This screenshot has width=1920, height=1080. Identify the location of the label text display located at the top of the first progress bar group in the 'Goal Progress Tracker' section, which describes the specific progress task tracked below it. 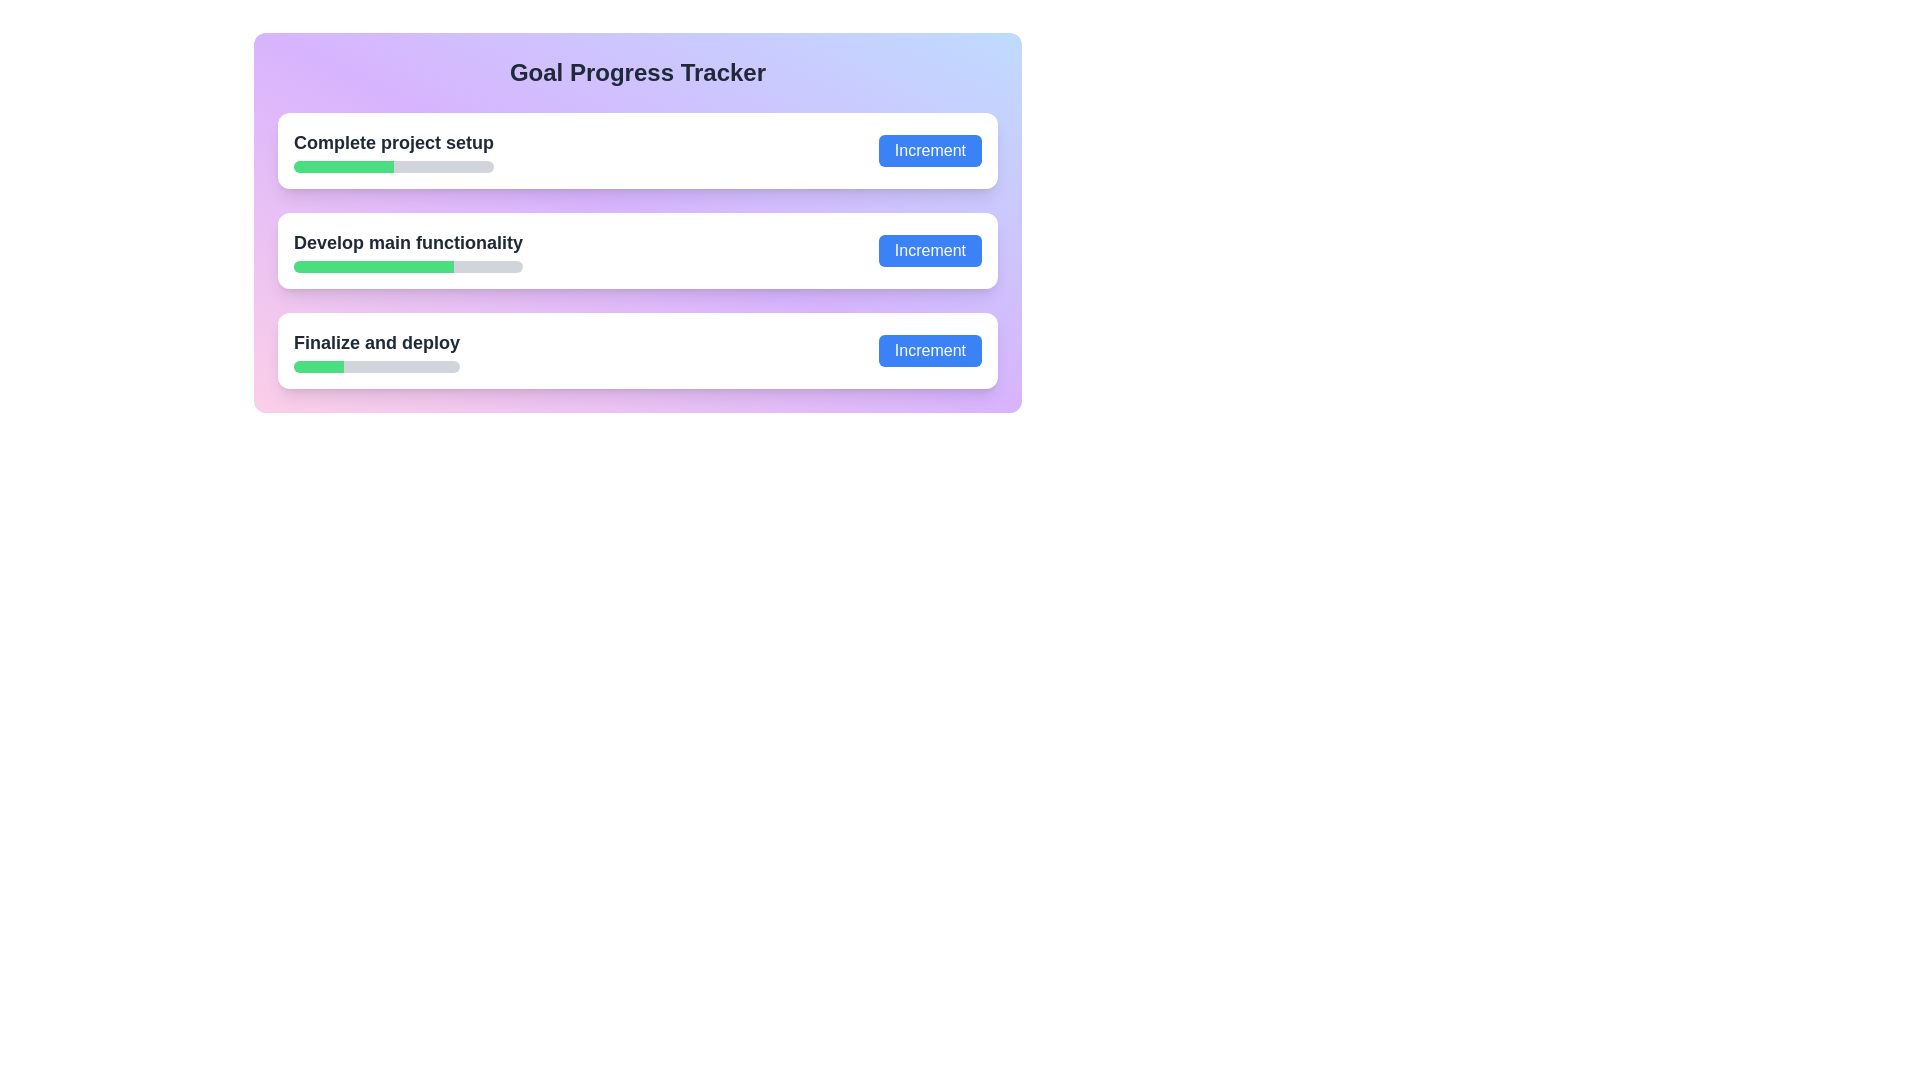
(393, 141).